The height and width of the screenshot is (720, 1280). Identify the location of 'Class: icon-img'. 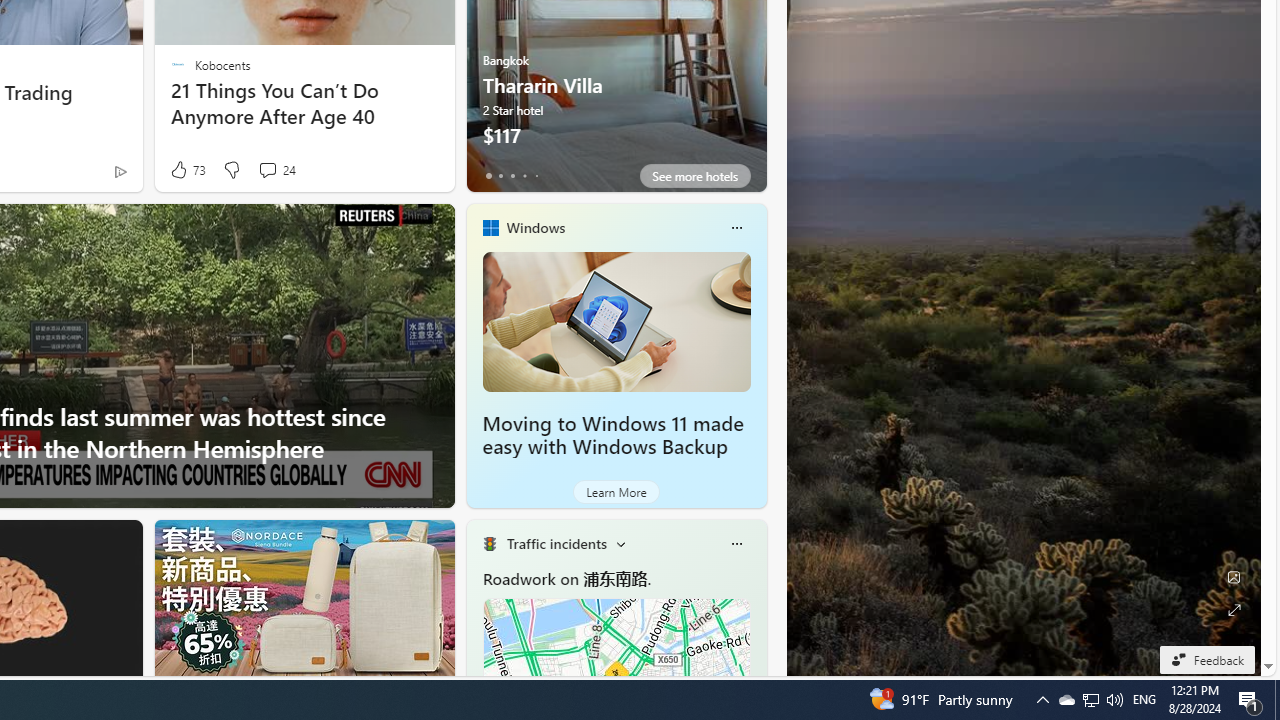
(735, 543).